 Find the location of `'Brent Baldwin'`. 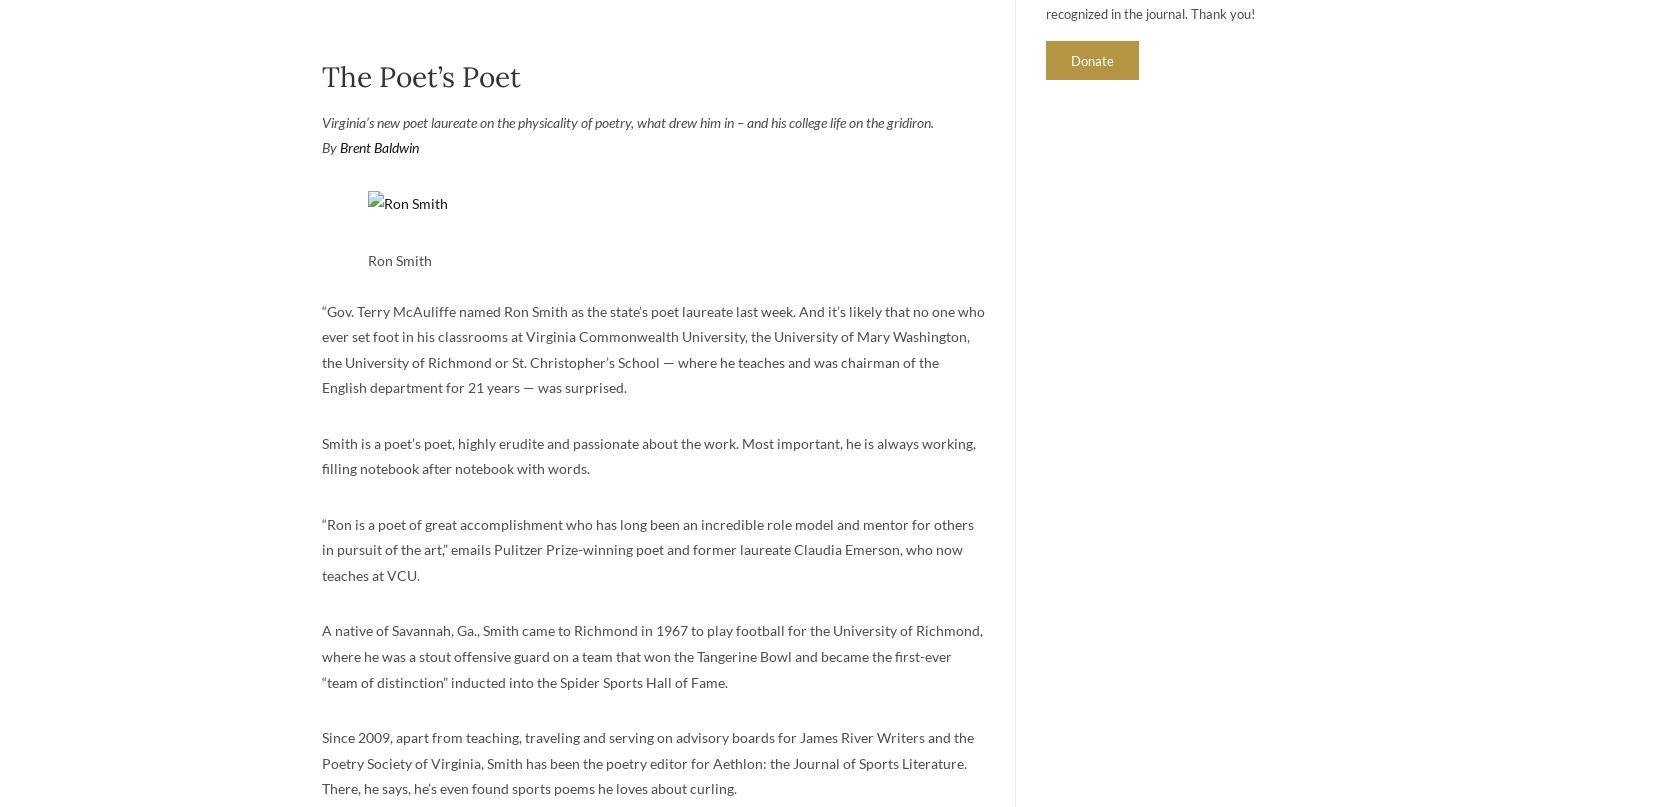

'Brent Baldwin' is located at coordinates (379, 146).